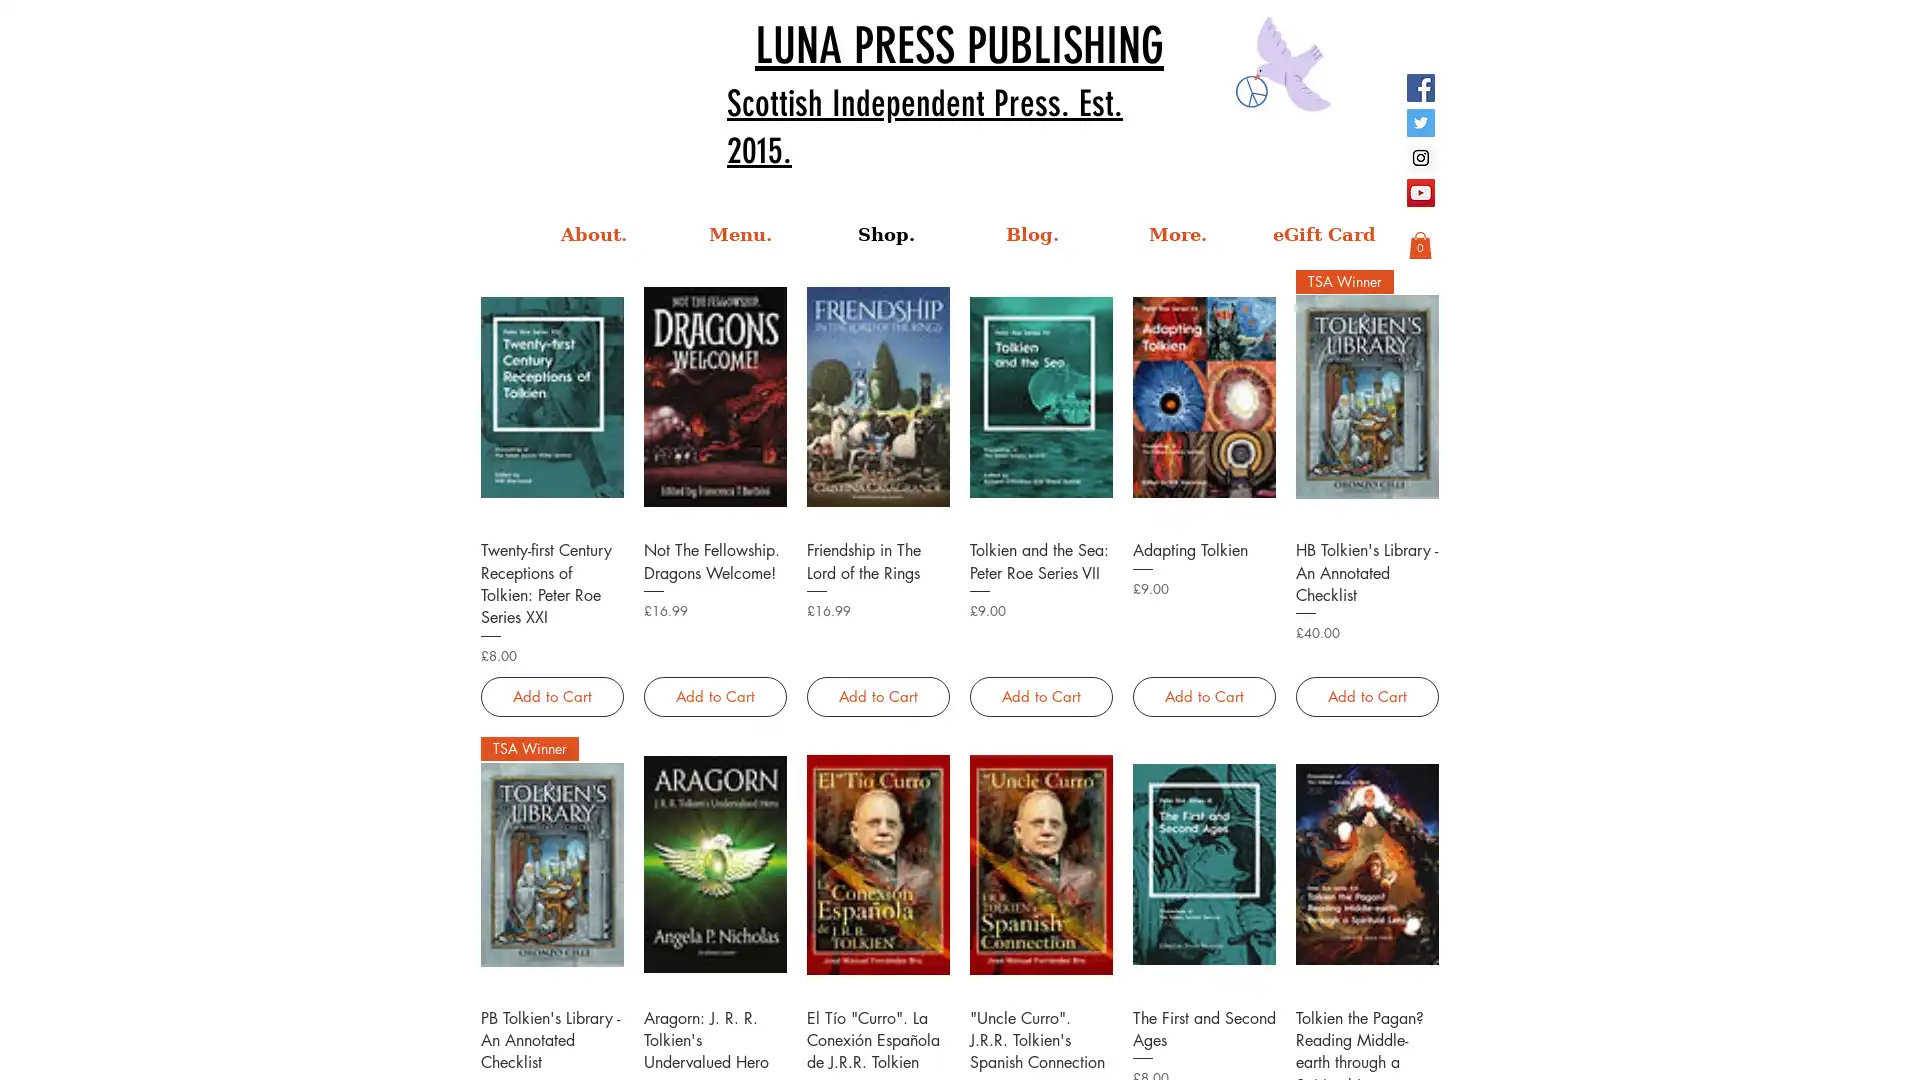 Image resolution: width=1920 pixels, height=1080 pixels. I want to click on Quick View, so click(552, 548).